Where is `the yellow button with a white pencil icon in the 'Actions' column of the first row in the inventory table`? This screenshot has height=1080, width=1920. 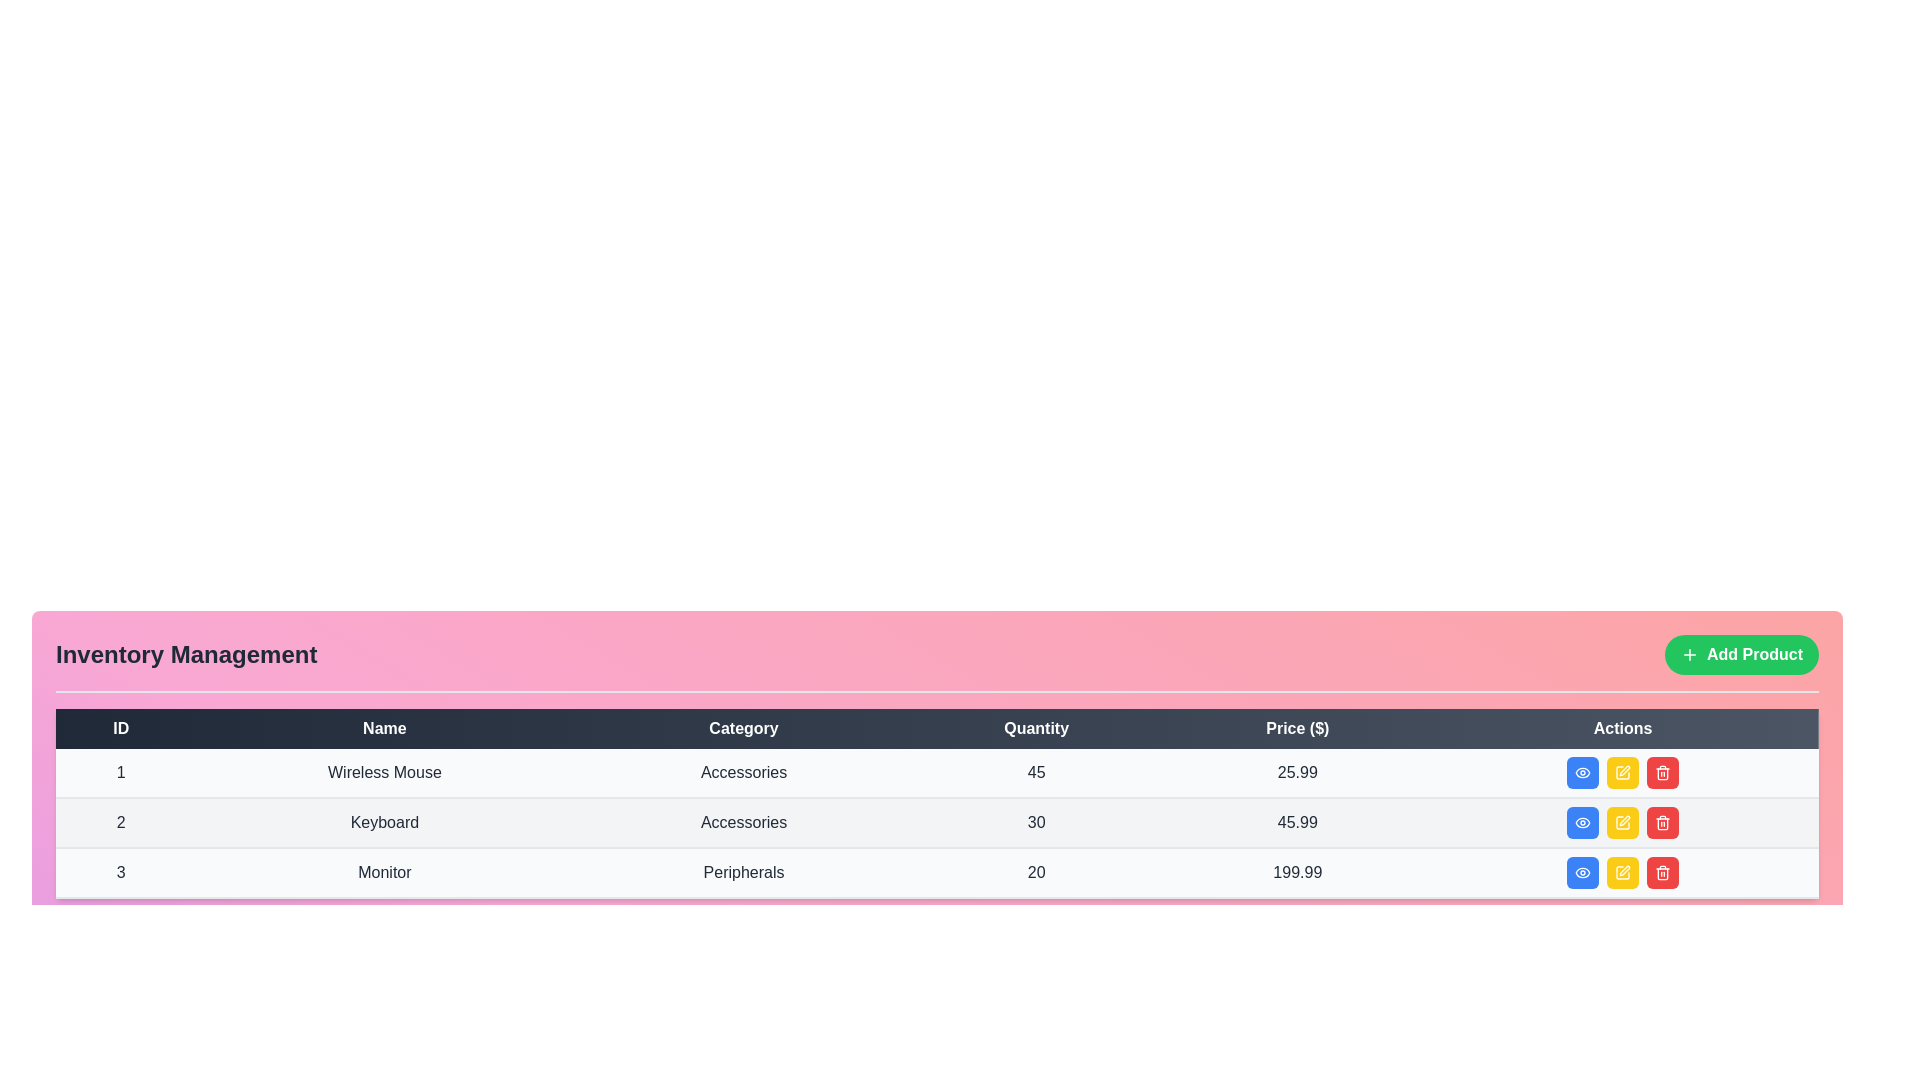 the yellow button with a white pencil icon in the 'Actions' column of the first row in the inventory table is located at coordinates (1623, 772).